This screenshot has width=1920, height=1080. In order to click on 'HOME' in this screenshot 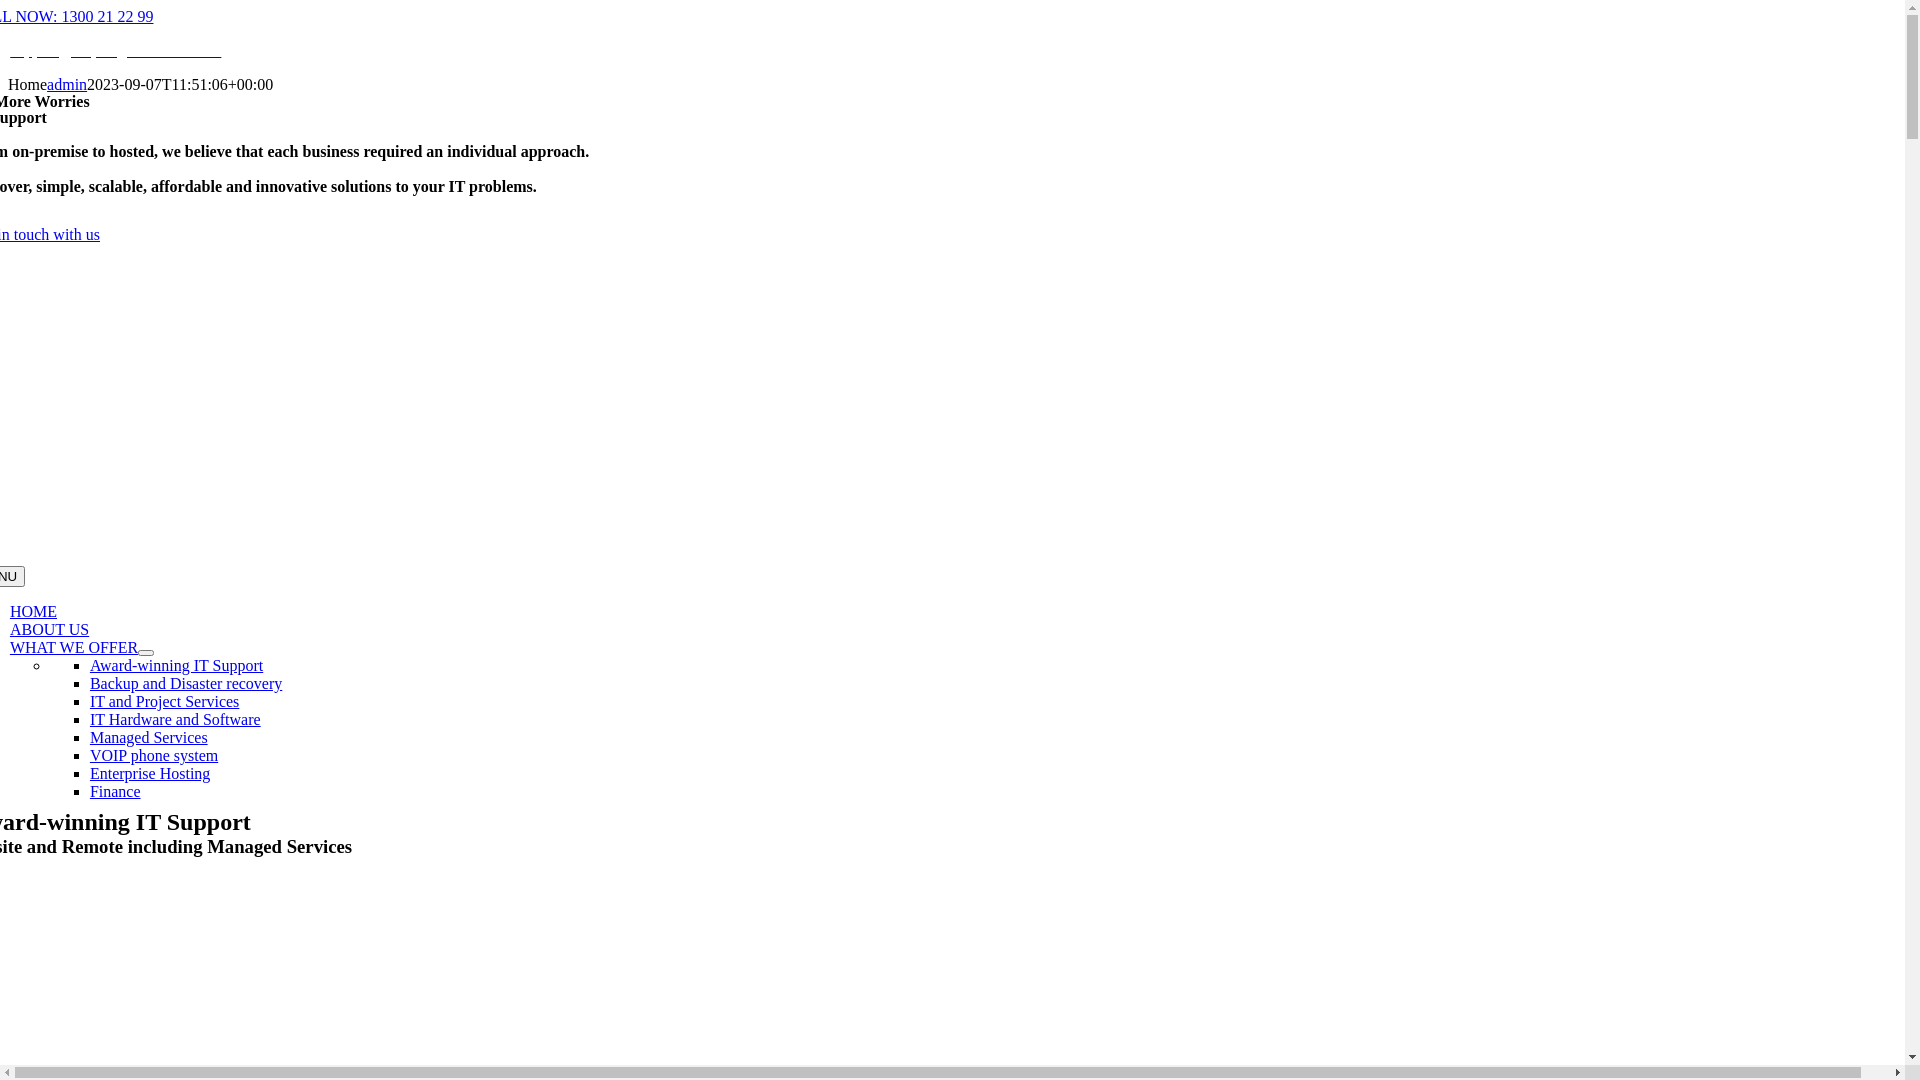, I will do `click(33, 610)`.